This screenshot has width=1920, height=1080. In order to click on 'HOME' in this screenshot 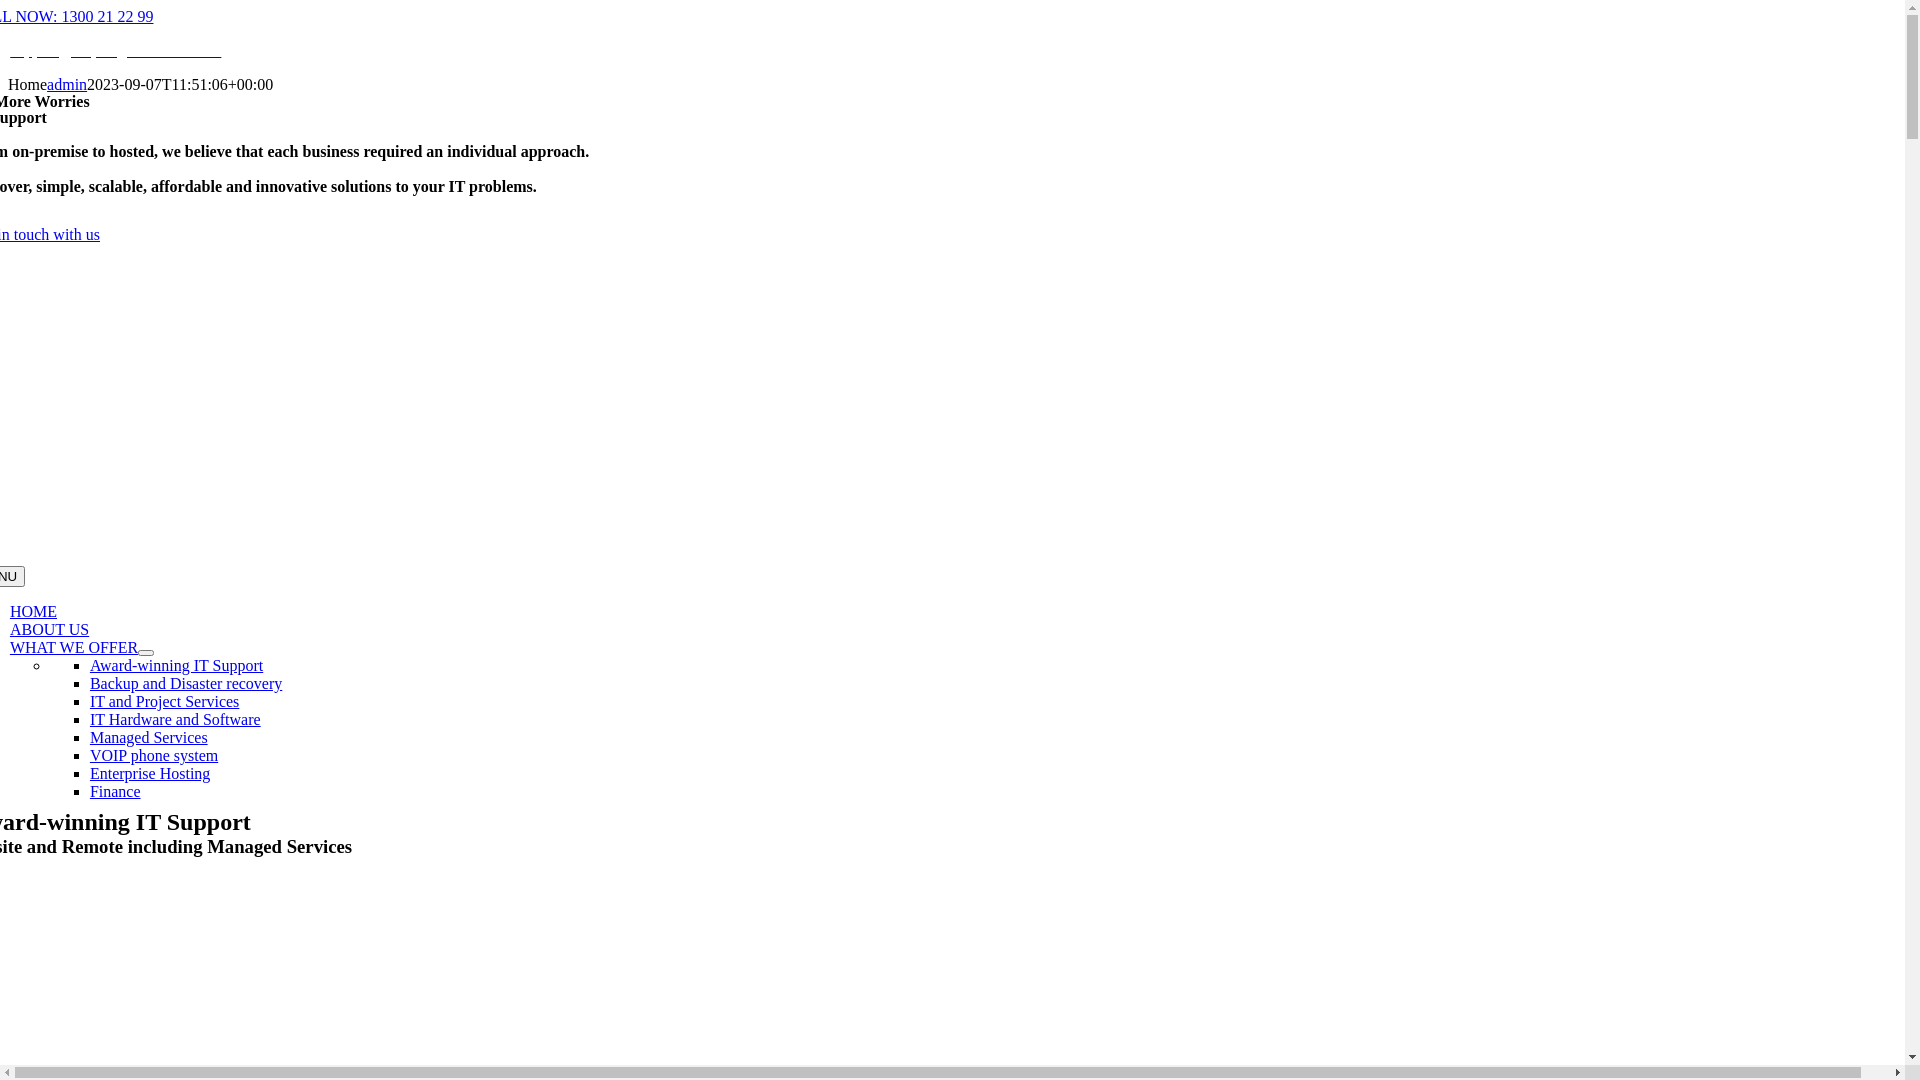, I will do `click(33, 610)`.